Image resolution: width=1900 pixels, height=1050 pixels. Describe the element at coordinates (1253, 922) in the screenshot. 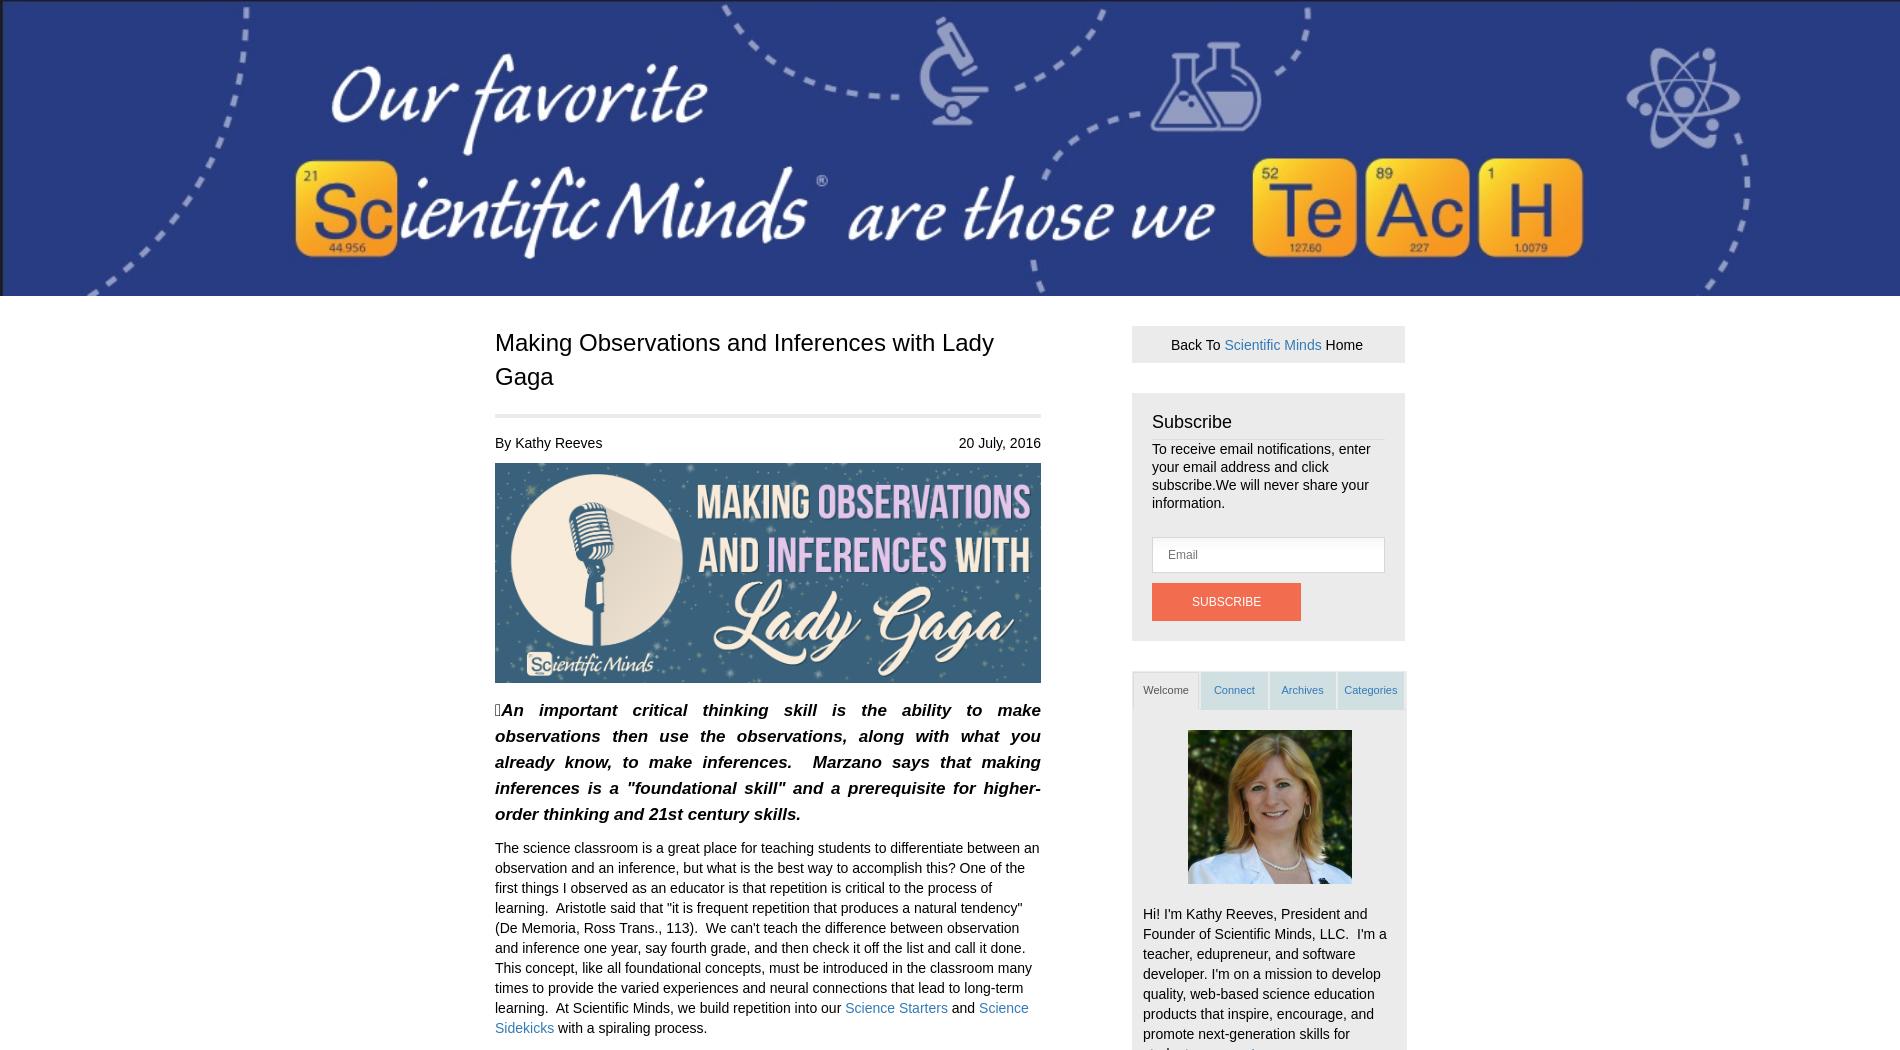

I see `'Hi! I'm Kathy Reeves, President and Founder of Scientific
Minds, LLC.'` at that location.